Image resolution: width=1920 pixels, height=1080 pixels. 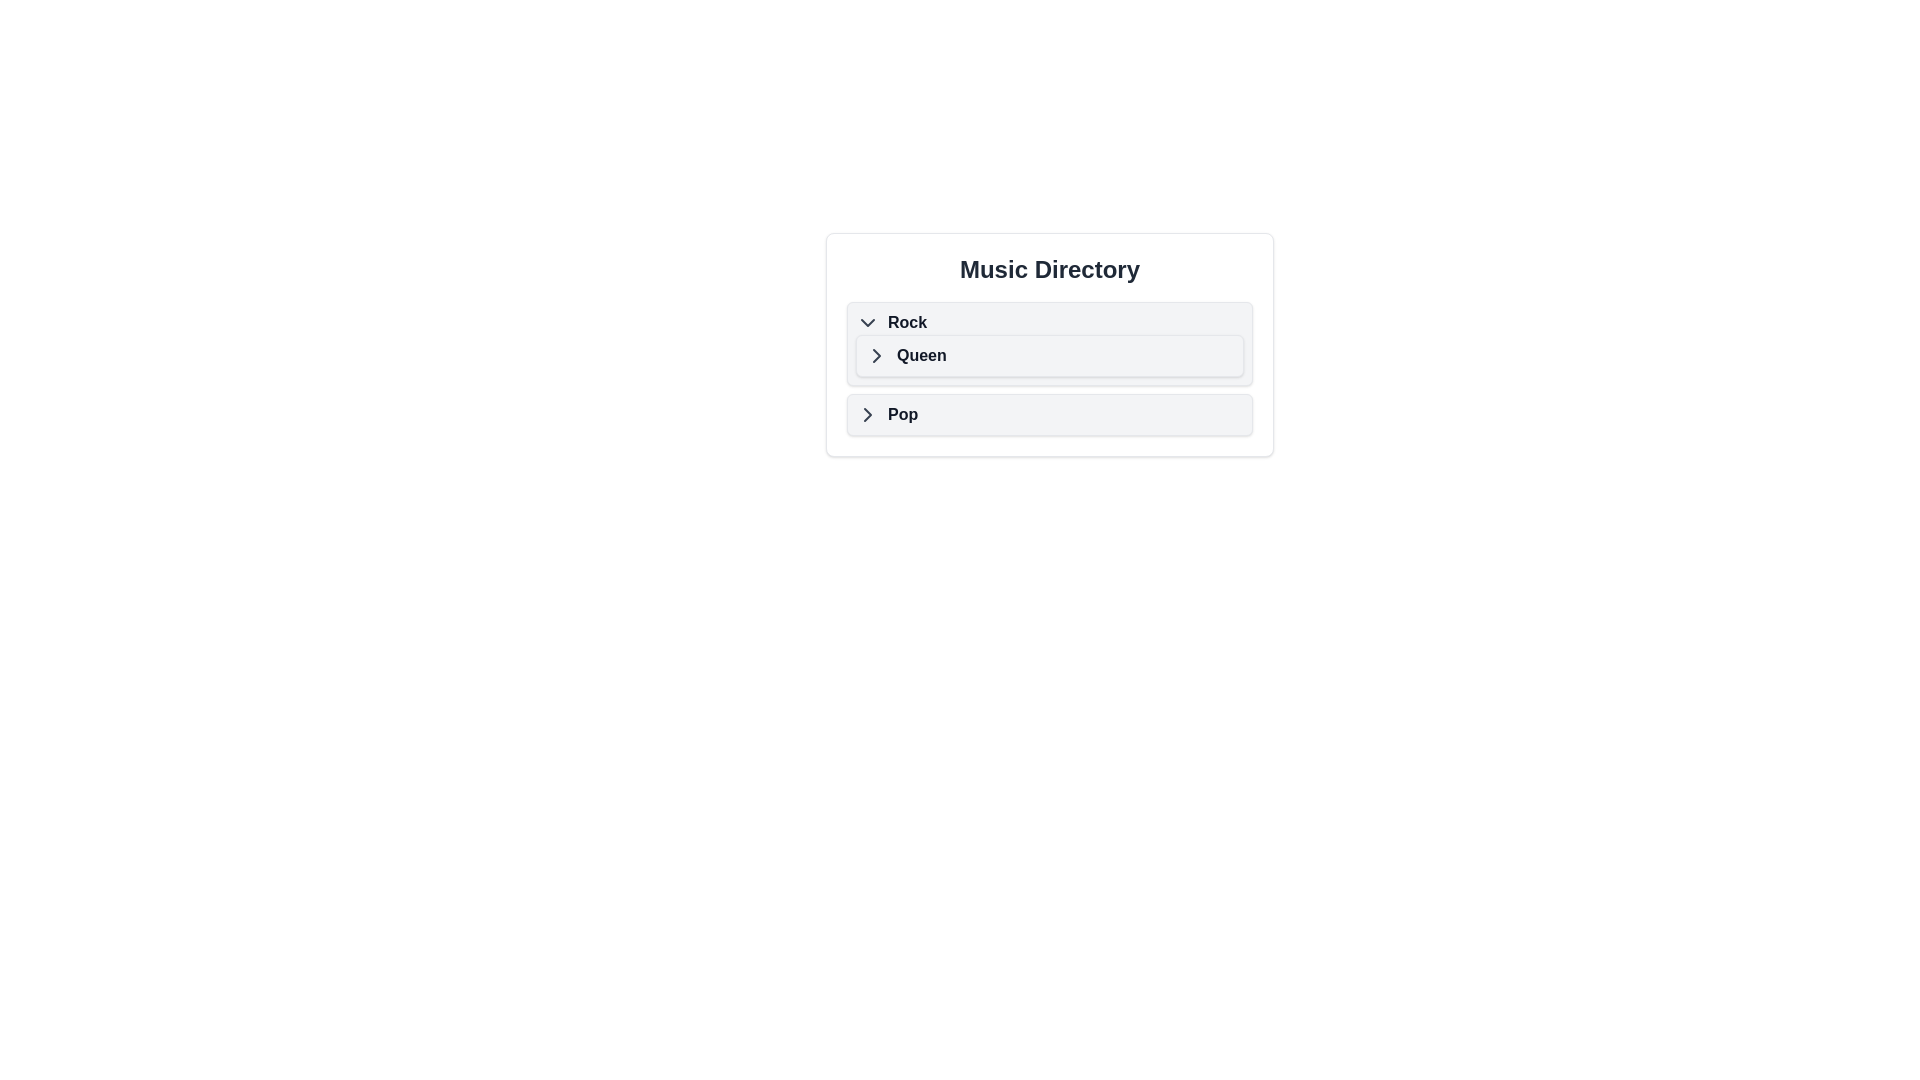 I want to click on the 'Queen' button, which is the second button, so click(x=1049, y=369).